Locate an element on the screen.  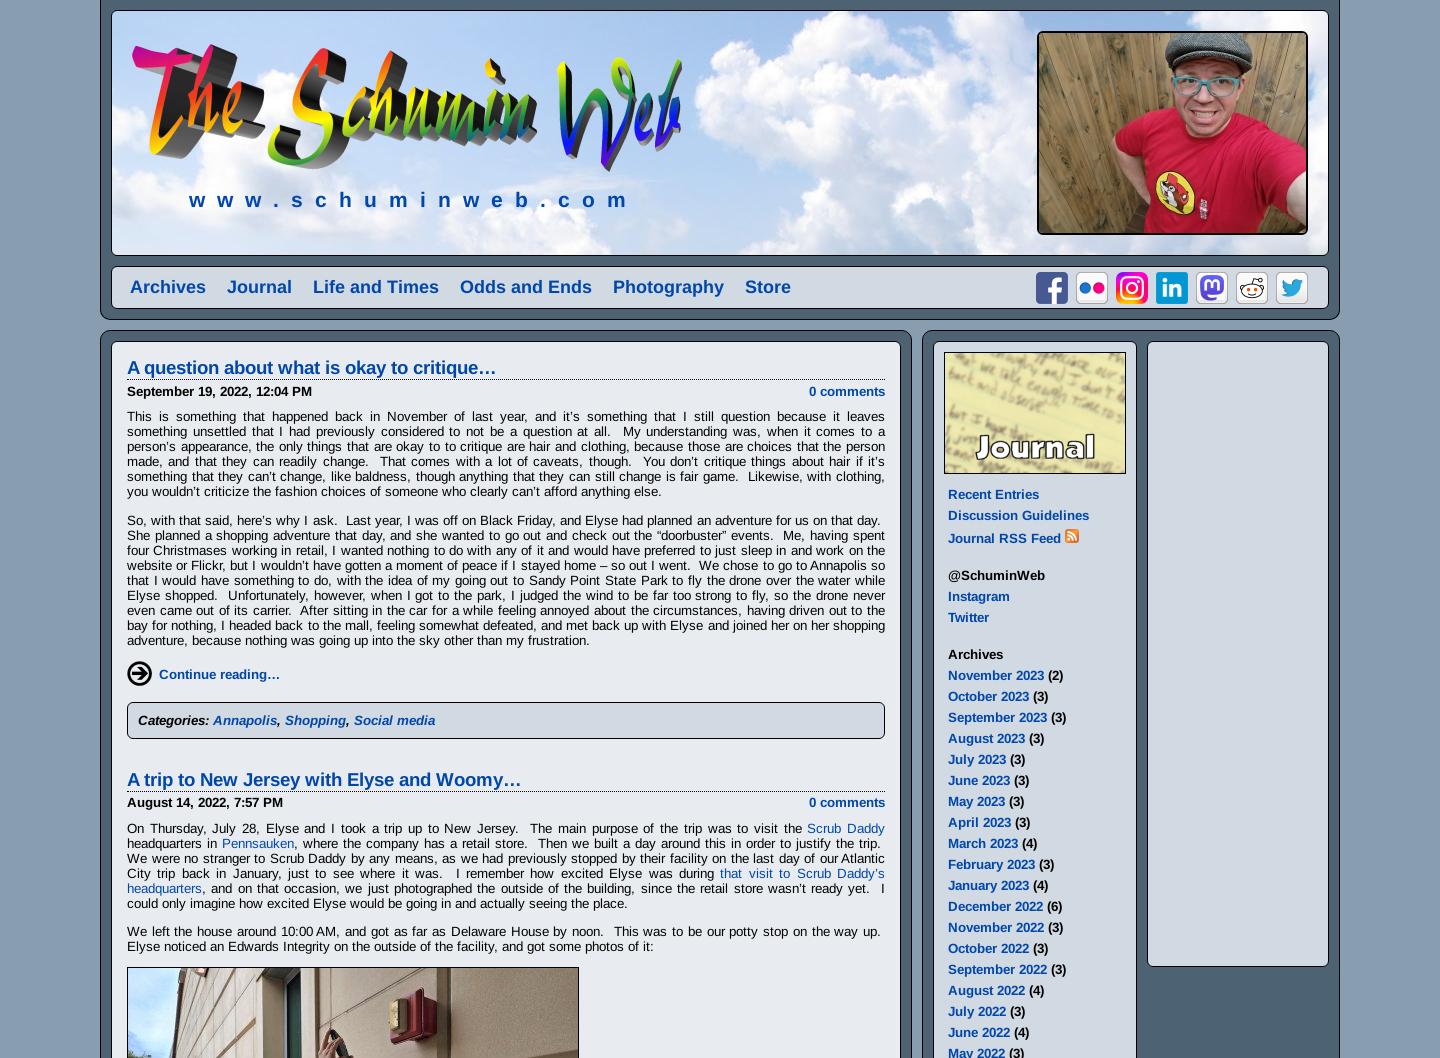
'September 2023' is located at coordinates (996, 717).